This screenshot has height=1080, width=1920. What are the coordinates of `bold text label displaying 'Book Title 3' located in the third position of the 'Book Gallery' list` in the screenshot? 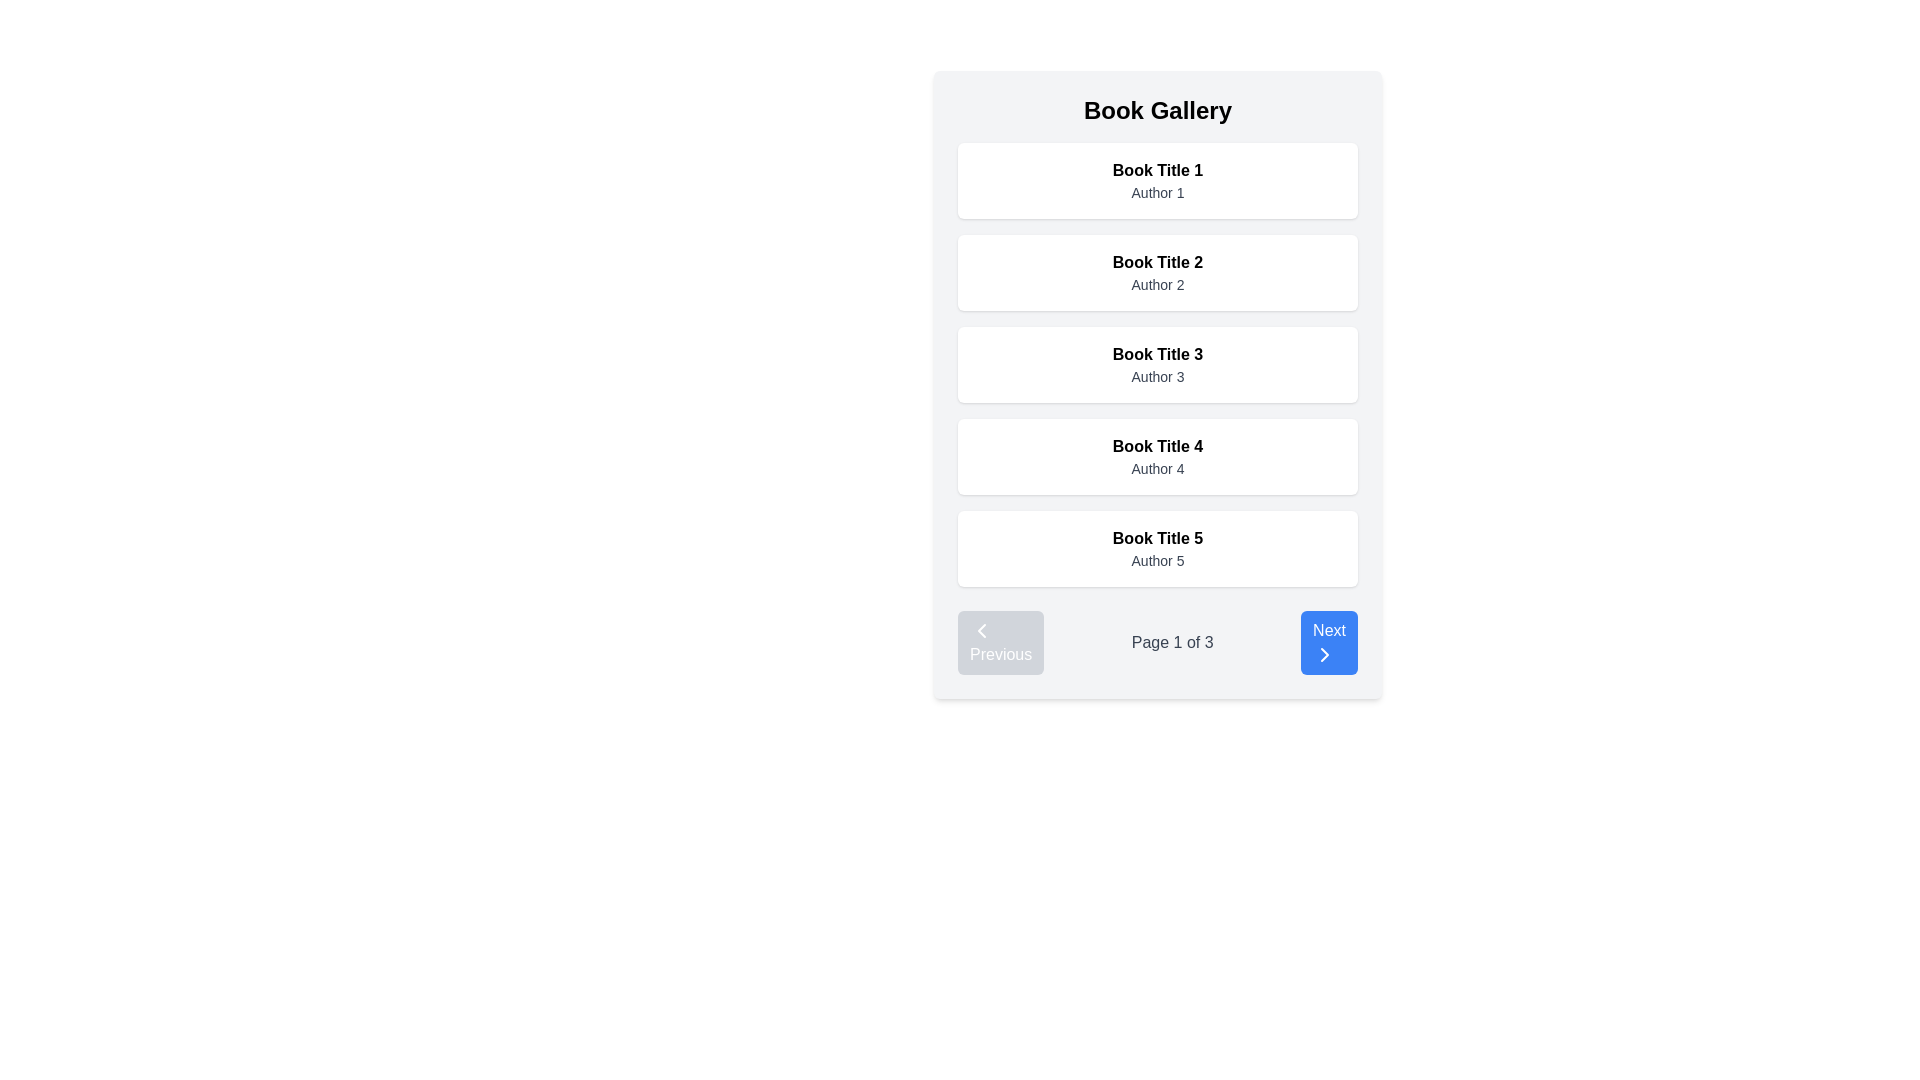 It's located at (1157, 353).